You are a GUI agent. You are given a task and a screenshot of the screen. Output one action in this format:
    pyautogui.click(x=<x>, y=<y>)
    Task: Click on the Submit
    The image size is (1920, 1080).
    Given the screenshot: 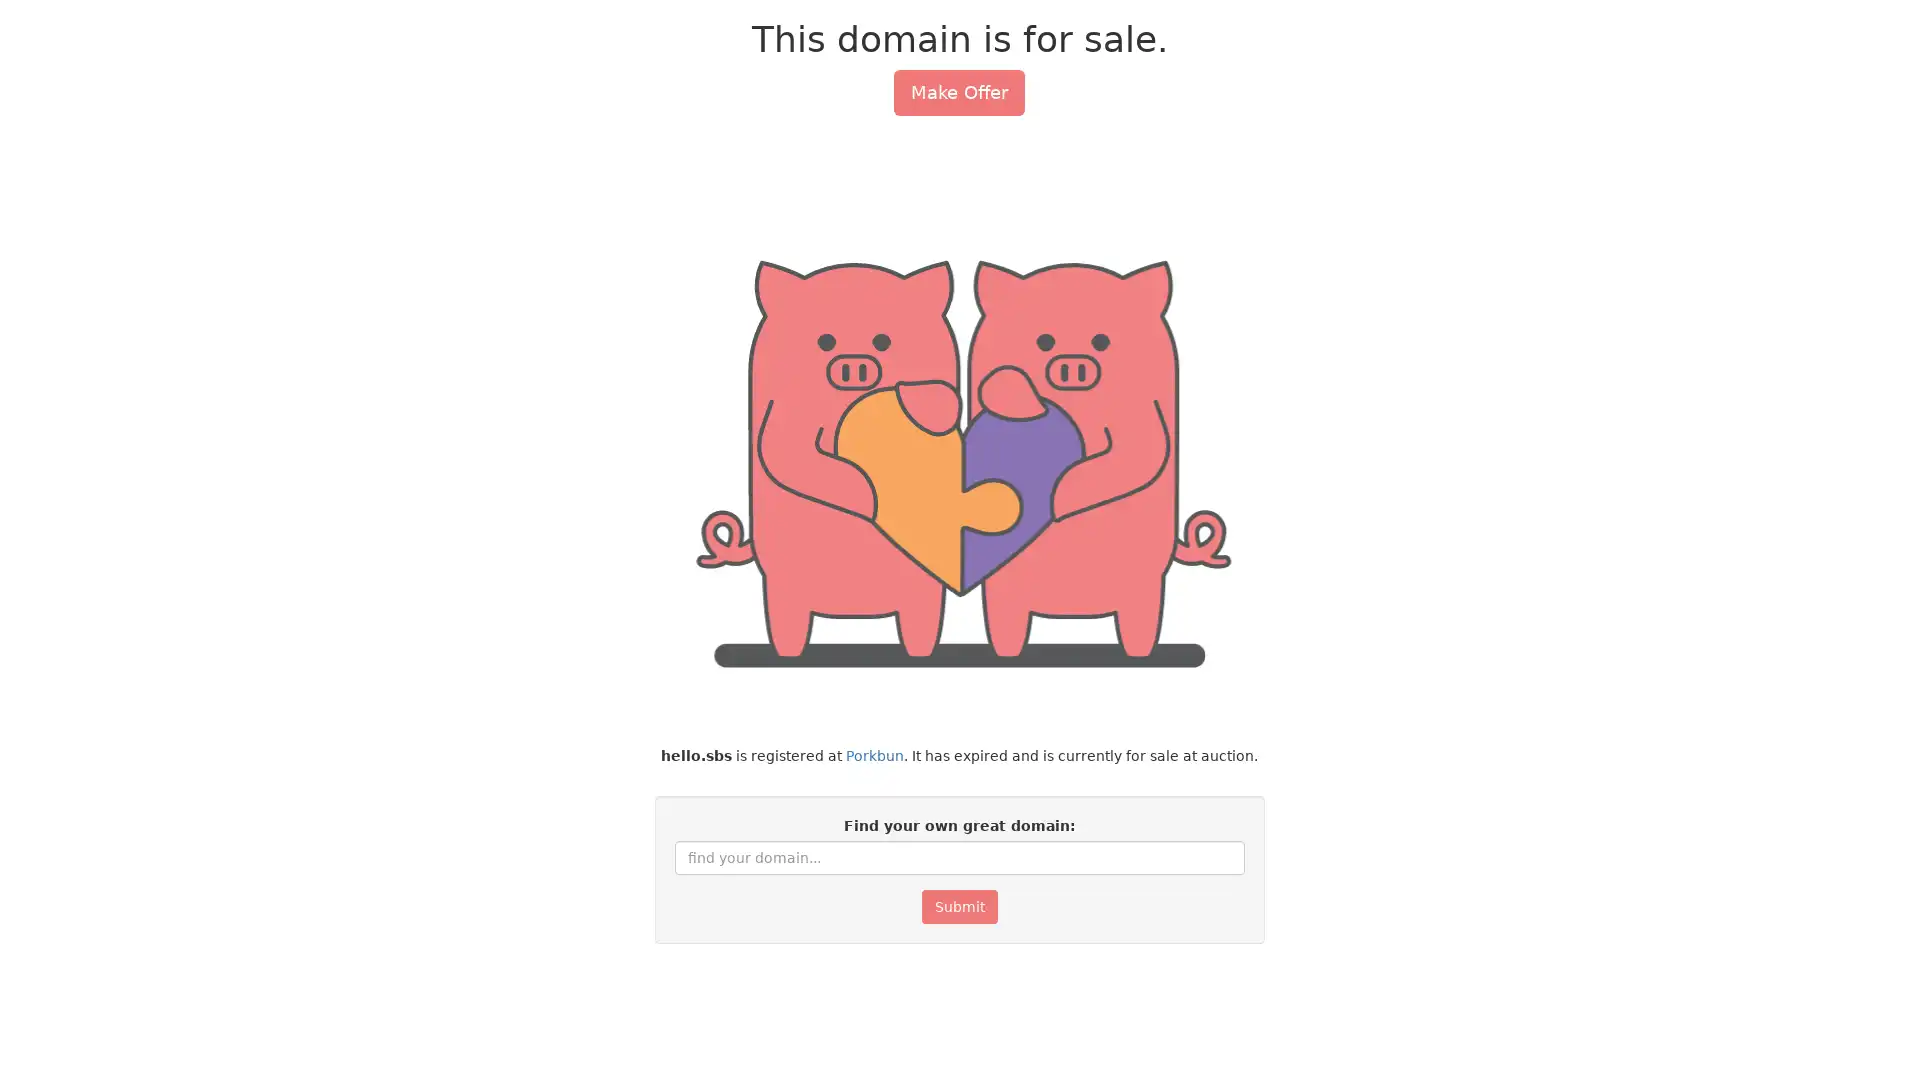 What is the action you would take?
    pyautogui.click(x=958, y=906)
    